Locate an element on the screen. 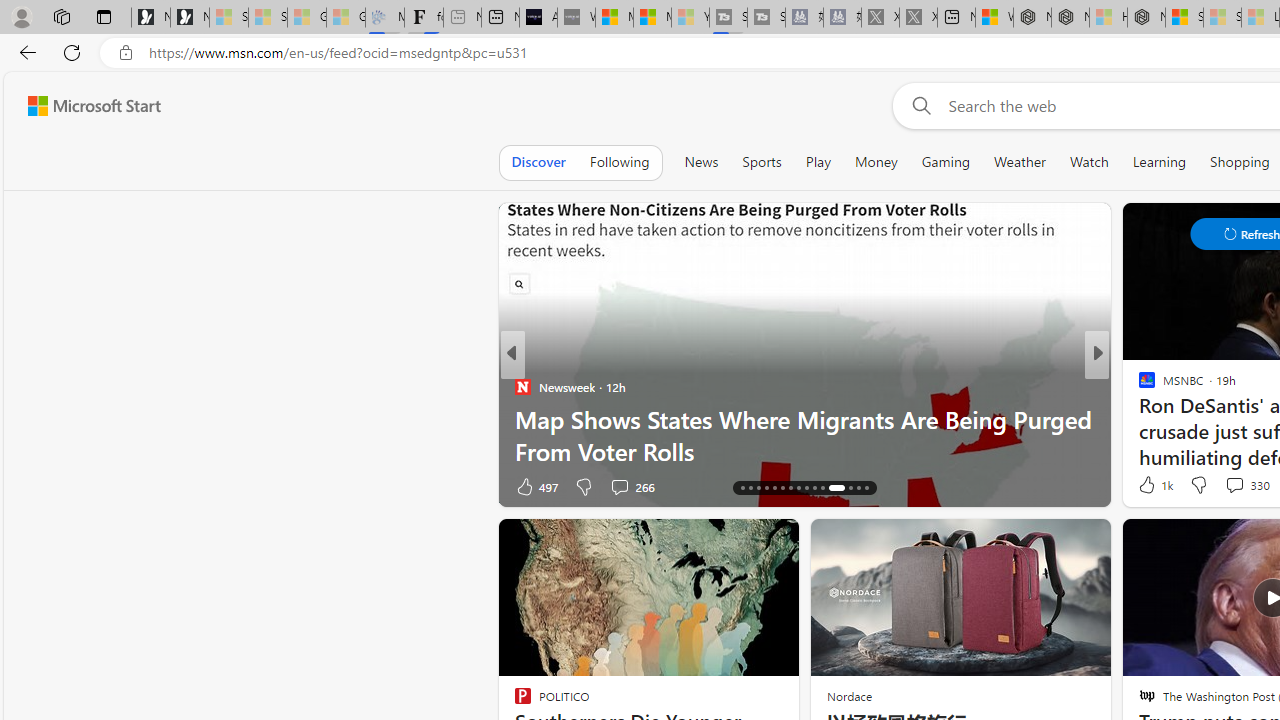 The height and width of the screenshot is (720, 1280). 'View comments 330 Comment' is located at coordinates (1233, 485).